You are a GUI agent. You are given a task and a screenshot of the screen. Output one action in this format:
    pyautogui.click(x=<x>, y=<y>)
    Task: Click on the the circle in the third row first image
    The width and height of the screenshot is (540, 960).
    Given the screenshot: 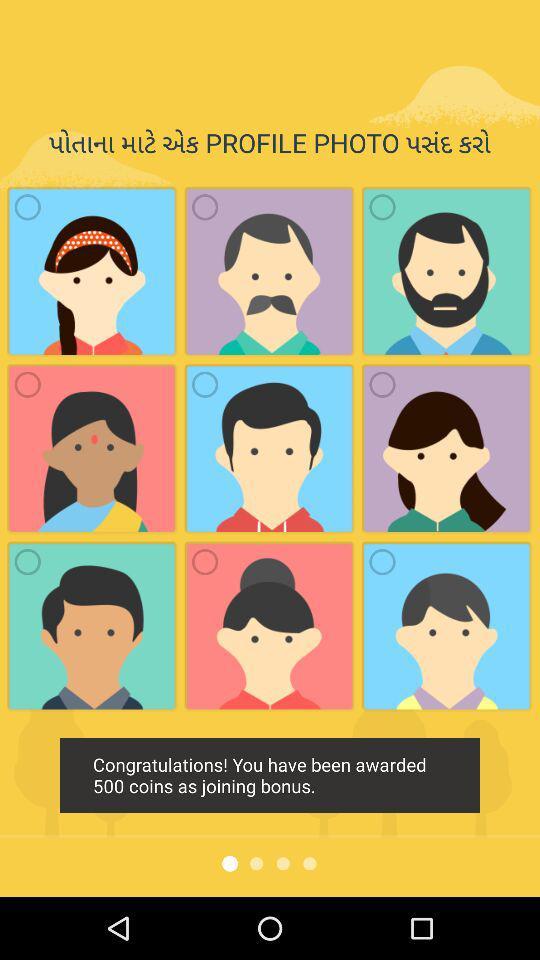 What is the action you would take?
    pyautogui.click(x=27, y=561)
    